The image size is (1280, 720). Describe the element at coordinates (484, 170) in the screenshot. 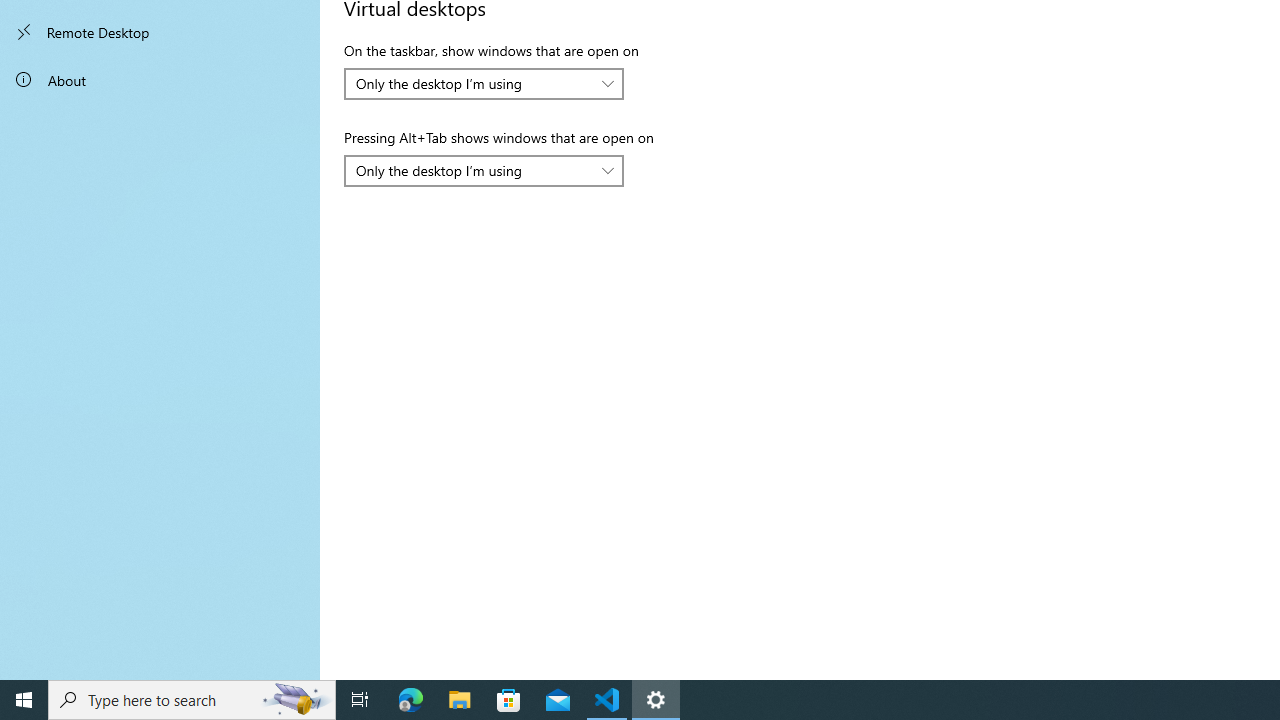

I see `'Pressing Alt+Tab shows windows that are open on'` at that location.